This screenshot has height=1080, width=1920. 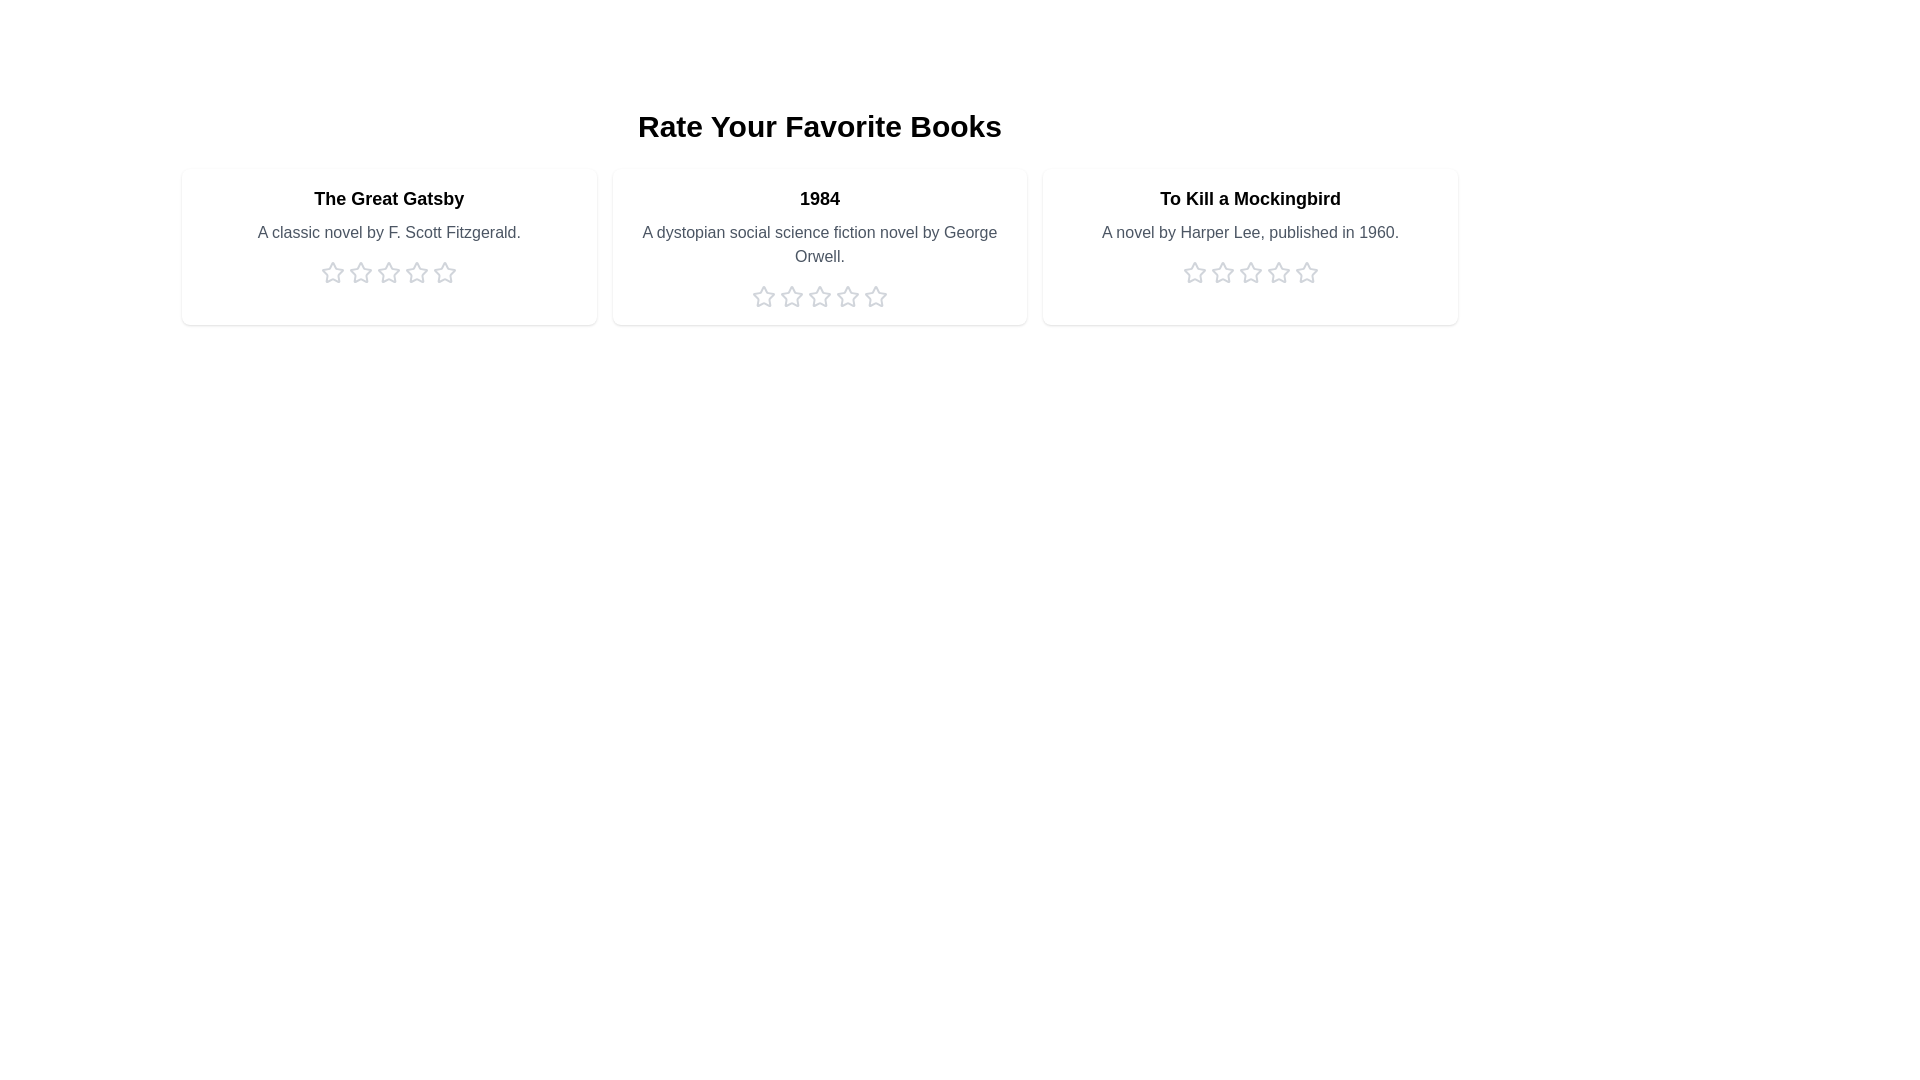 I want to click on the description of the book 'The Great Gatsby', so click(x=389, y=231).